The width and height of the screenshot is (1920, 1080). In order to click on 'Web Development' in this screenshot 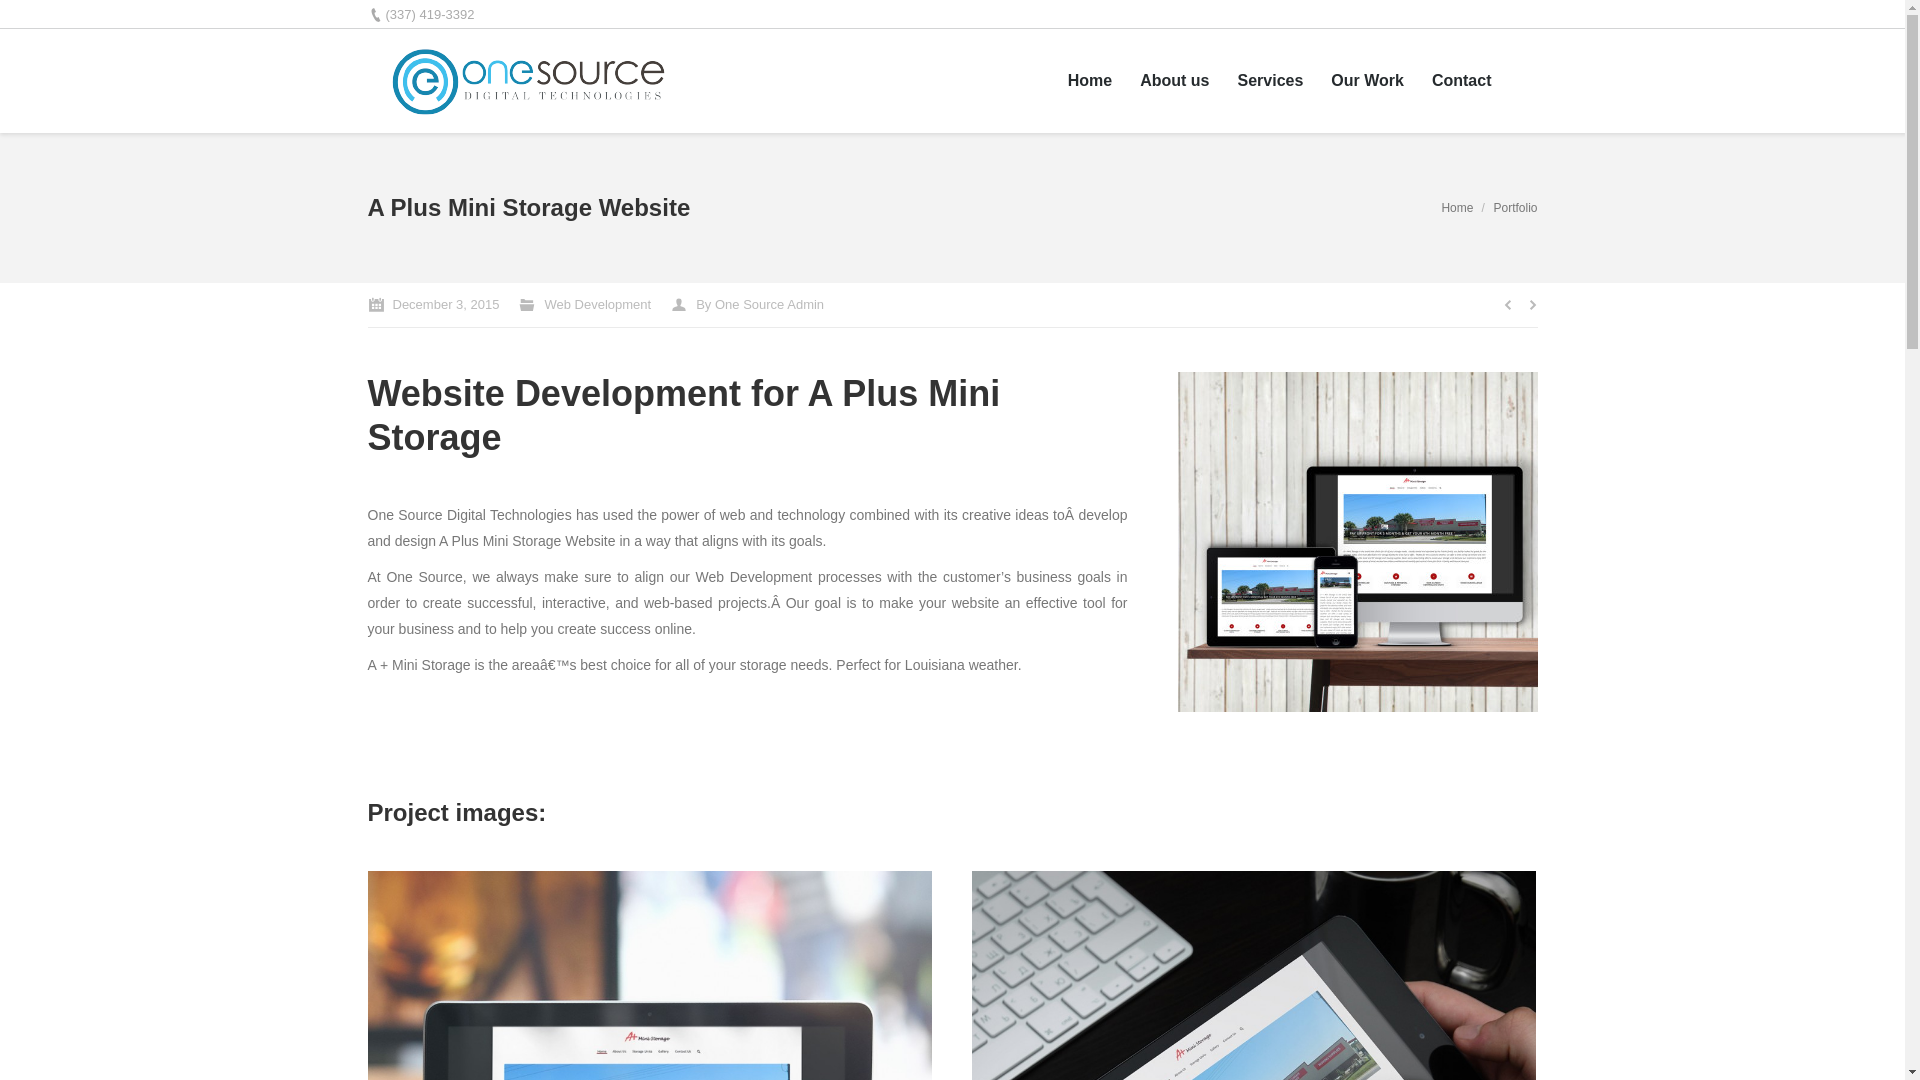, I will do `click(596, 304)`.